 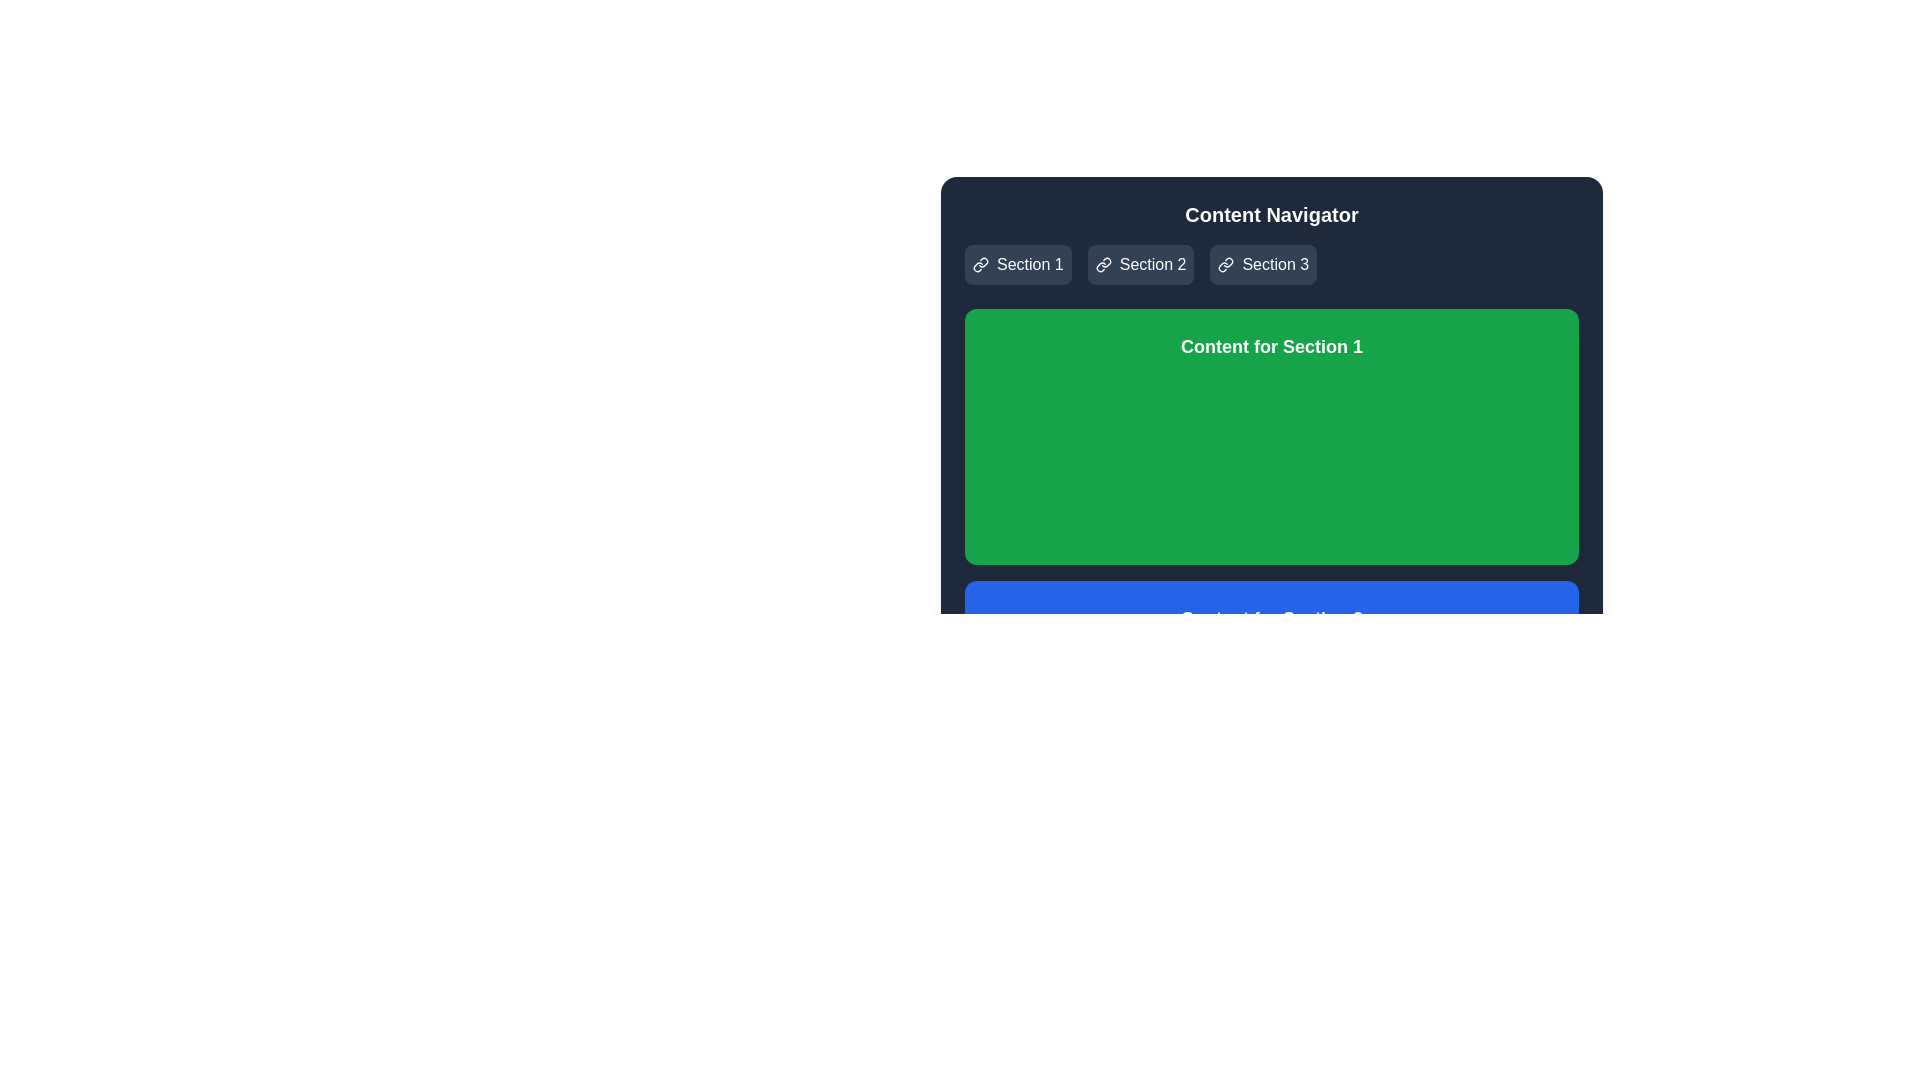 What do you see at coordinates (1271, 264) in the screenshot?
I see `the navigation link labeled 'Section 3'` at bounding box center [1271, 264].